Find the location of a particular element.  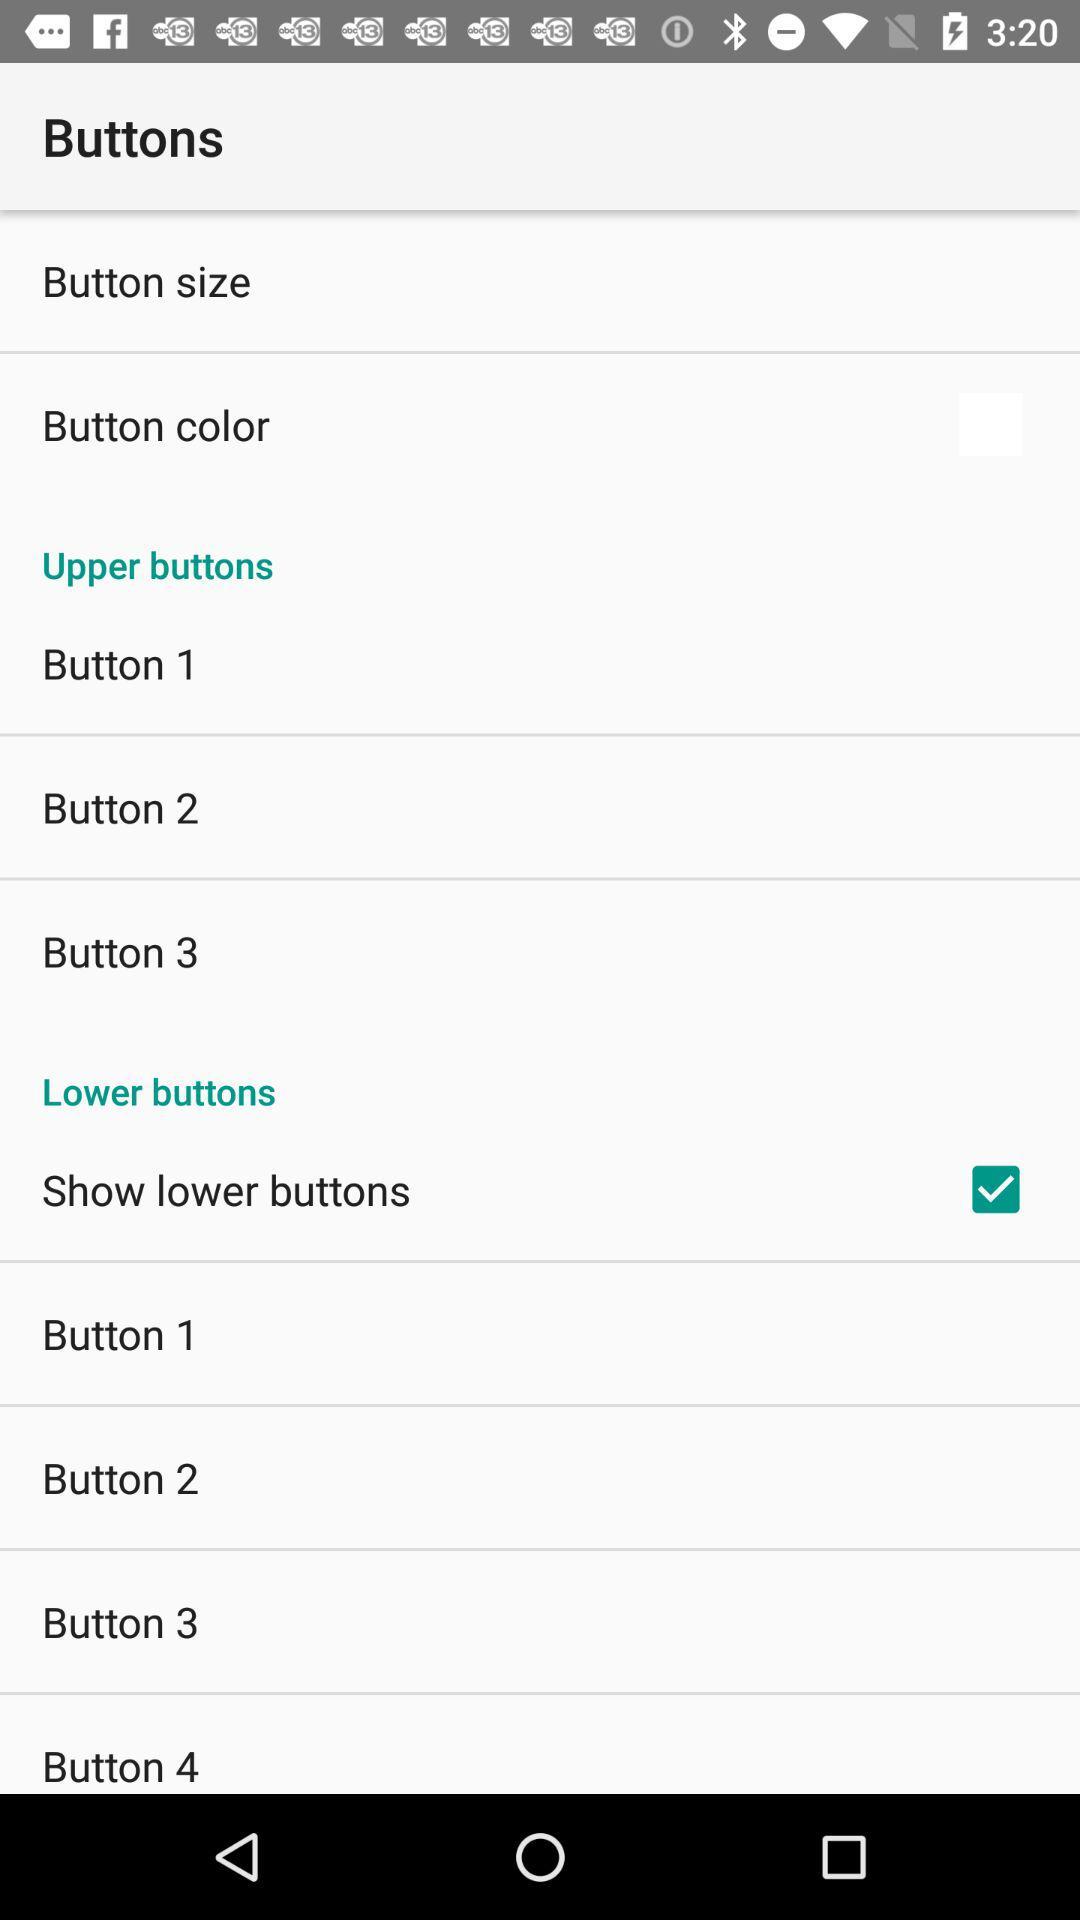

icon to the right of the button color item is located at coordinates (990, 423).